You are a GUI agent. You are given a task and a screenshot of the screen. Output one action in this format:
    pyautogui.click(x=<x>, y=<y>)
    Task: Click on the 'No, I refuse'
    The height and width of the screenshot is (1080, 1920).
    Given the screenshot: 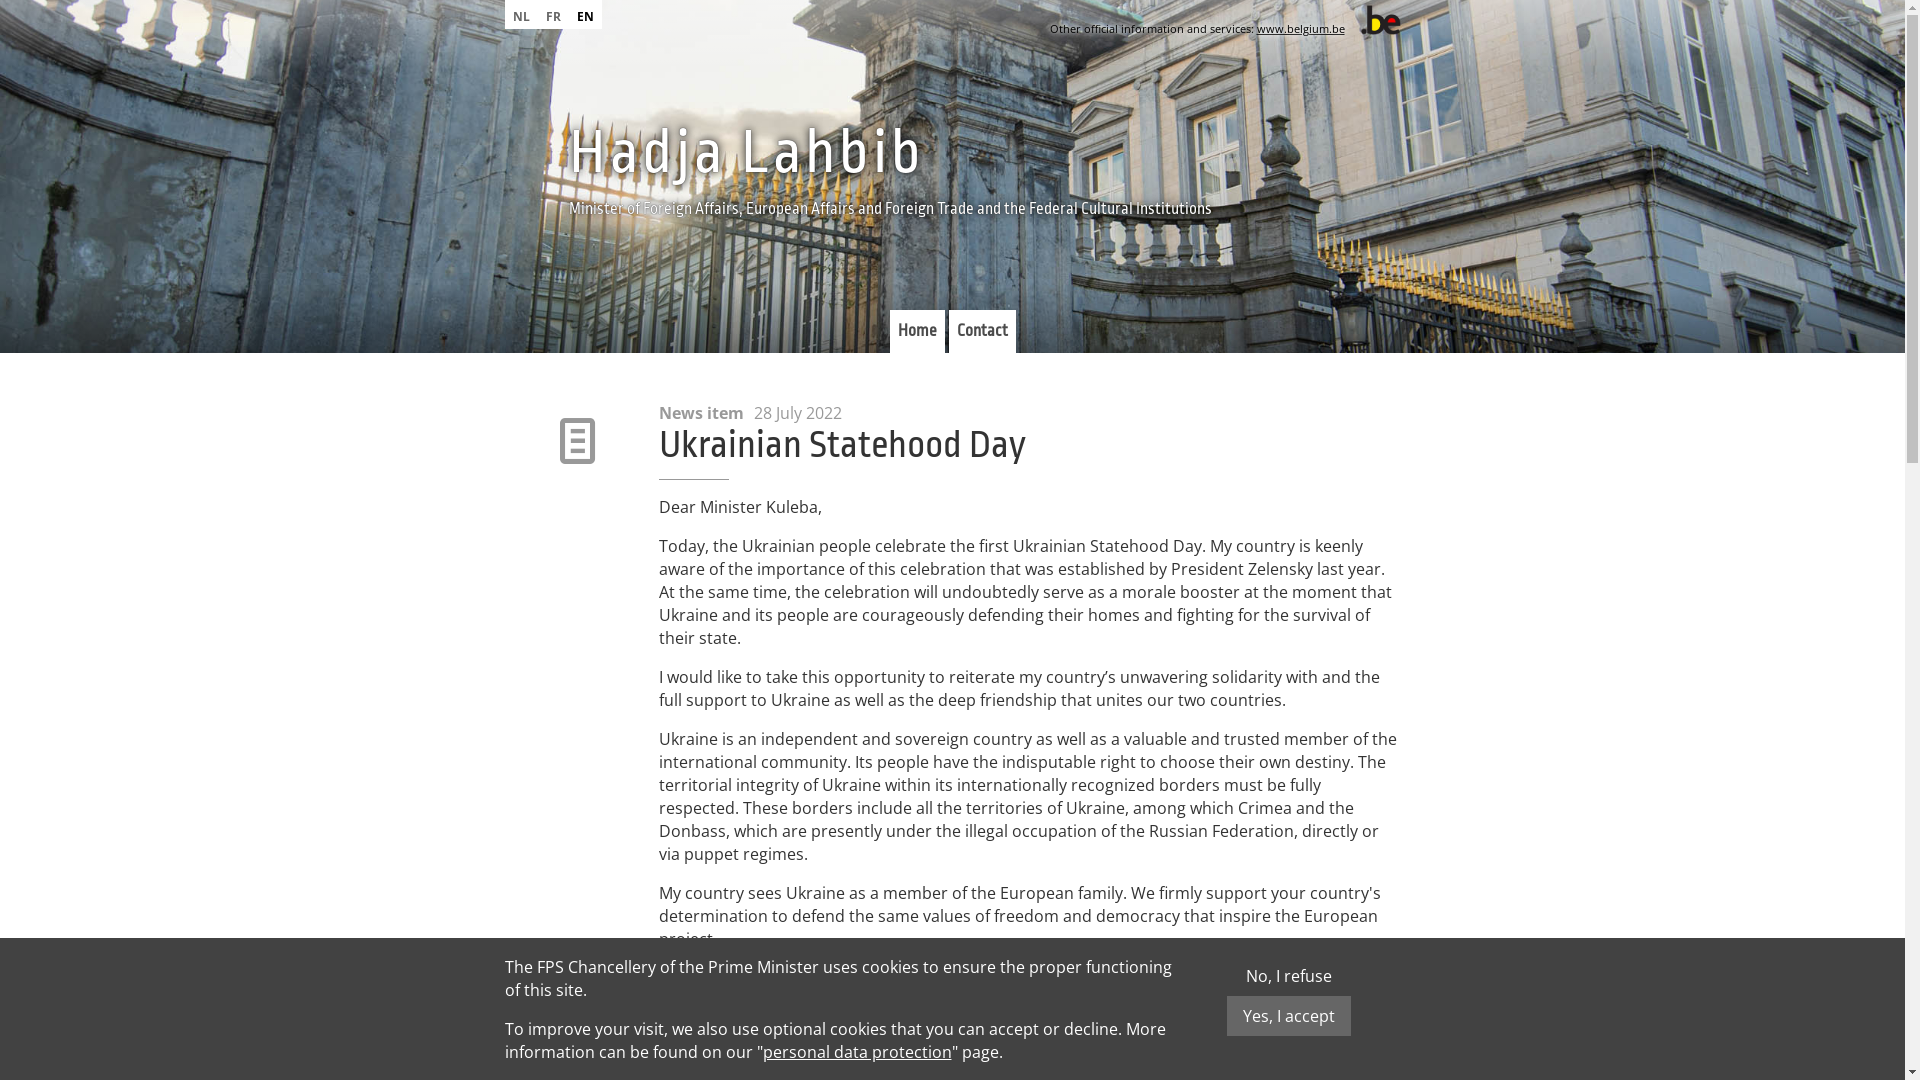 What is the action you would take?
    pyautogui.click(x=1289, y=974)
    